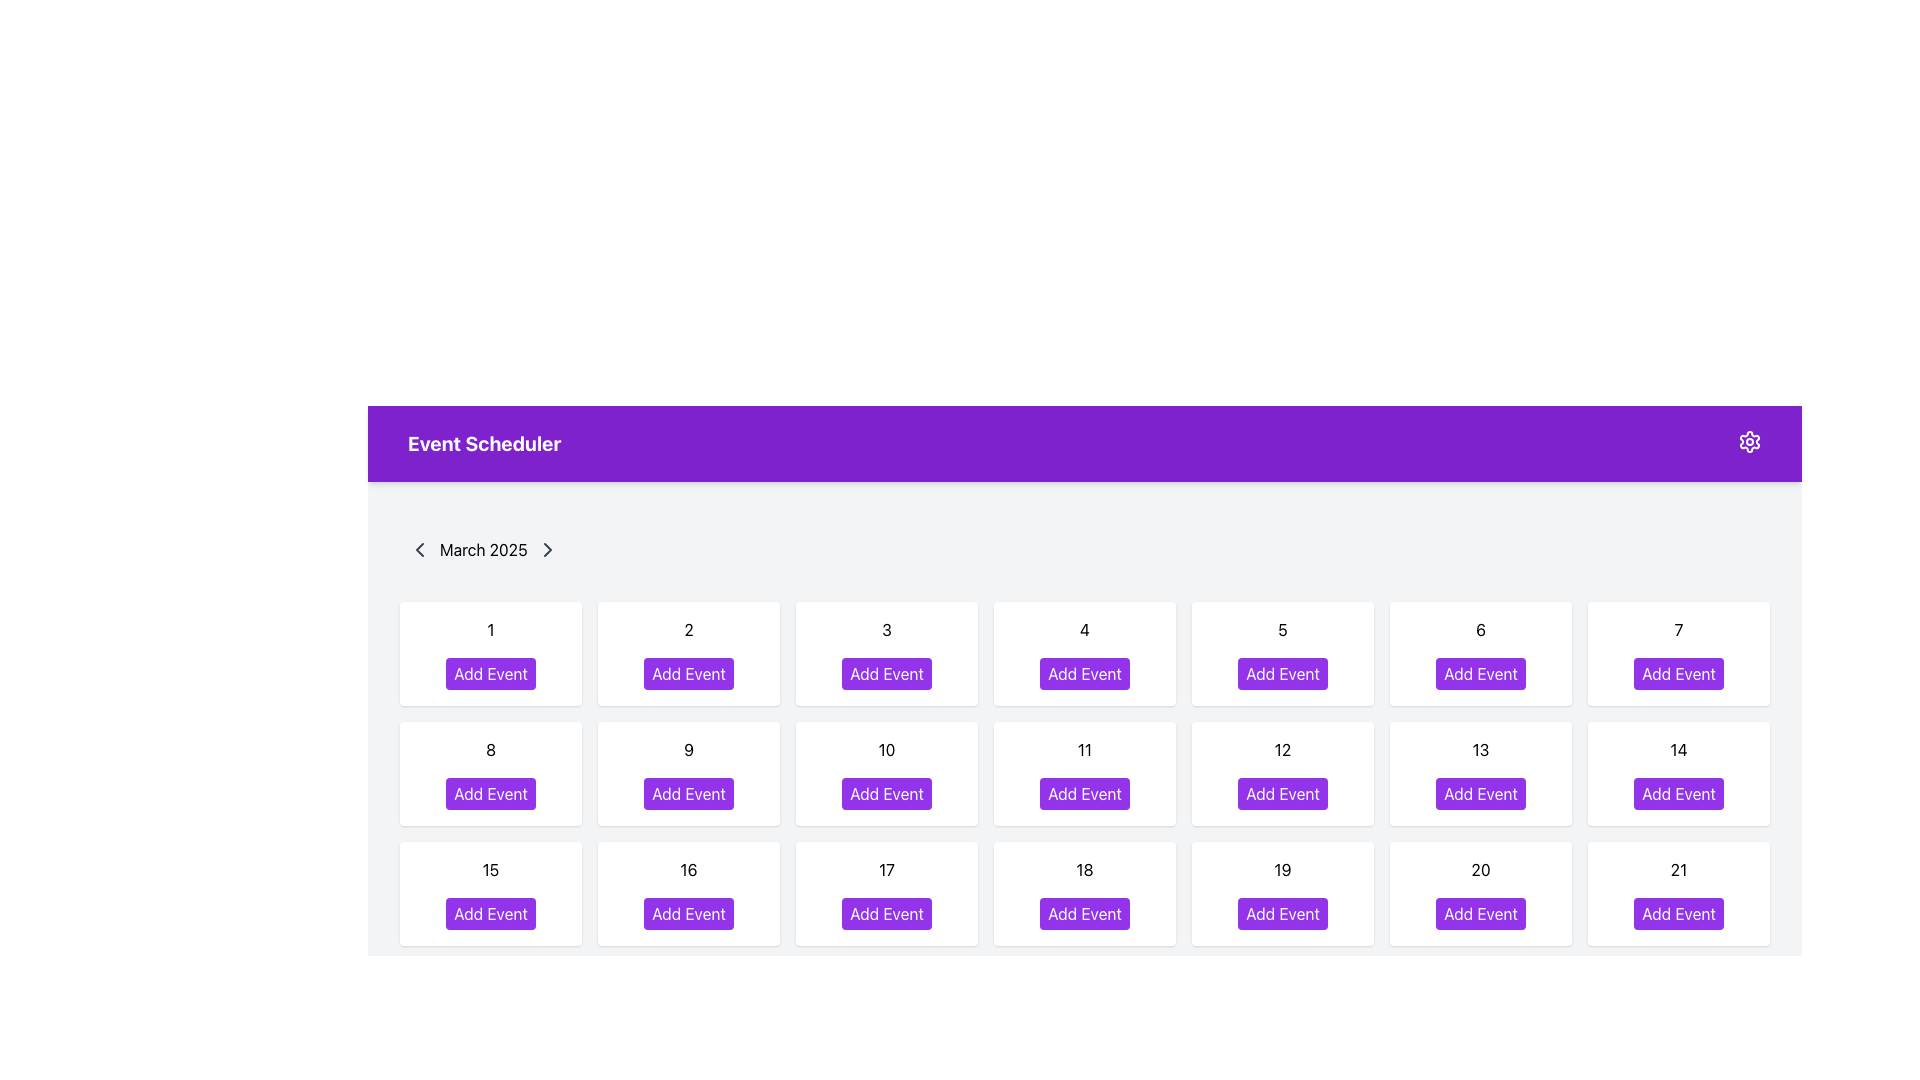 Image resolution: width=1920 pixels, height=1080 pixels. What do you see at coordinates (419, 550) in the screenshot?
I see `the left-facing chevron icon in the upper-left region of the interface` at bounding box center [419, 550].